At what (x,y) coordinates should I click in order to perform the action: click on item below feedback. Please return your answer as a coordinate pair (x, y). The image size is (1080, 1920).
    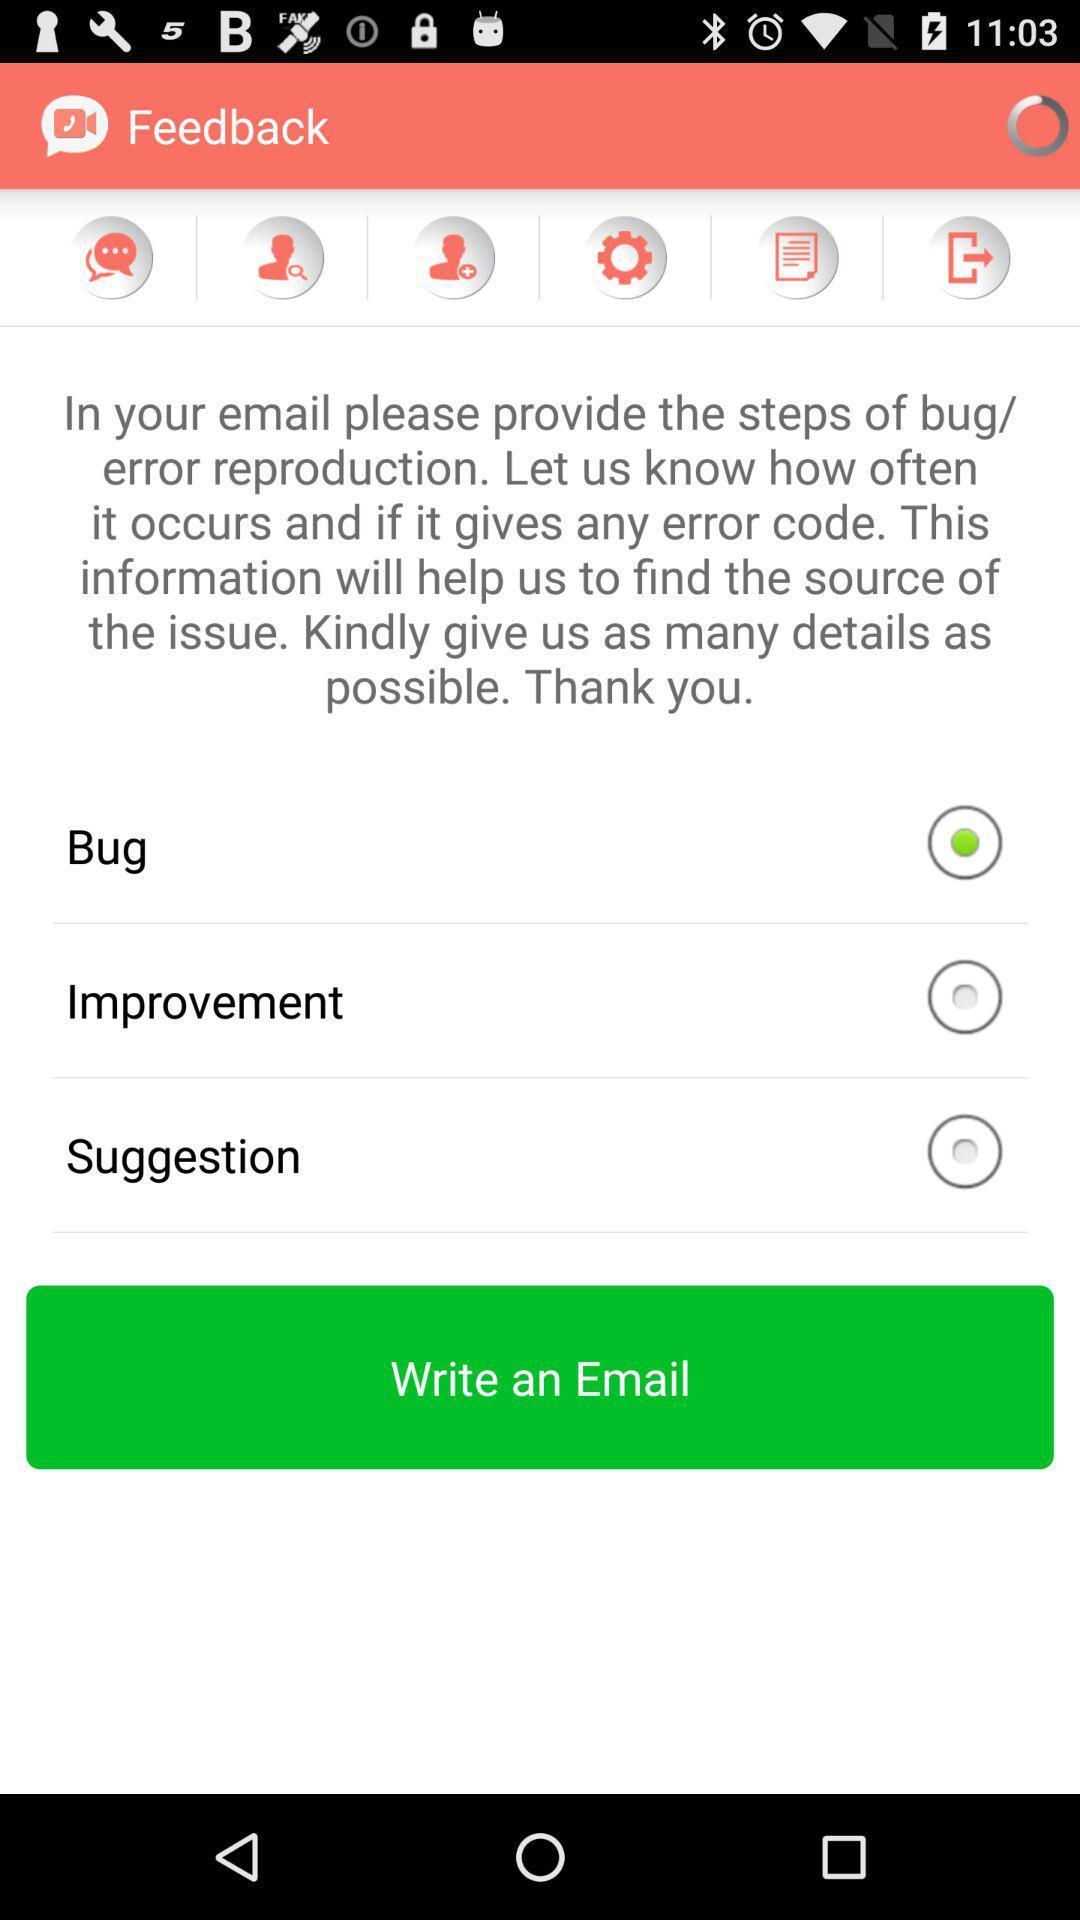
    Looking at the image, I should click on (281, 256).